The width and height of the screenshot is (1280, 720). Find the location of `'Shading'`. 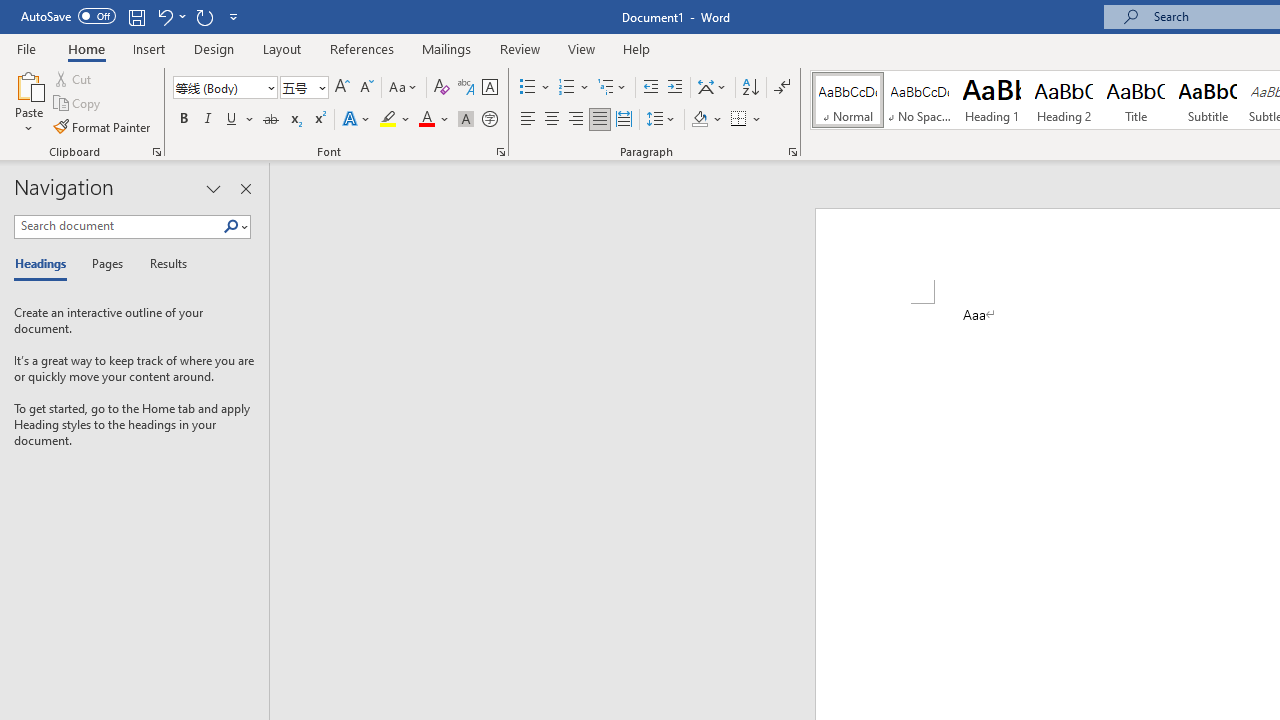

'Shading' is located at coordinates (707, 119).